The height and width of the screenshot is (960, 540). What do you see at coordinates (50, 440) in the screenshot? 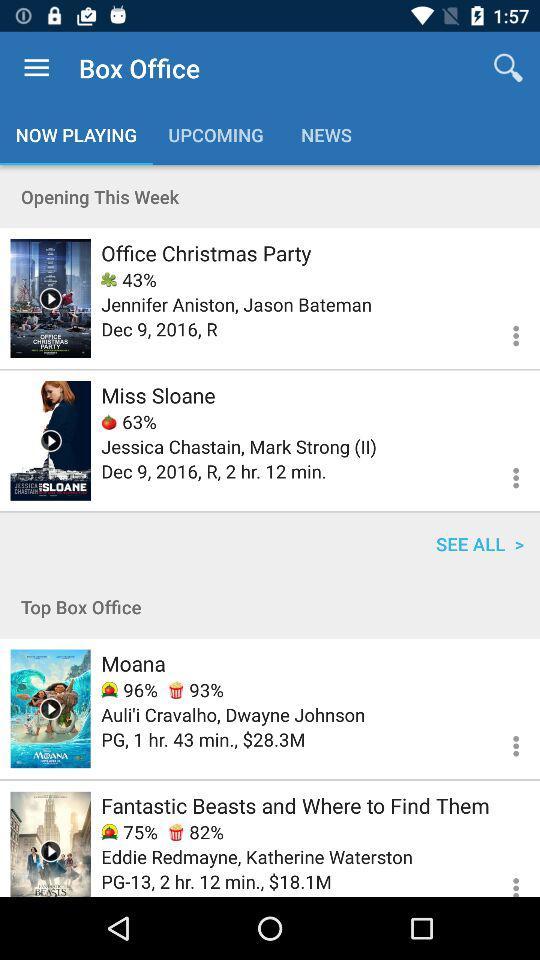
I see `watch video` at bounding box center [50, 440].